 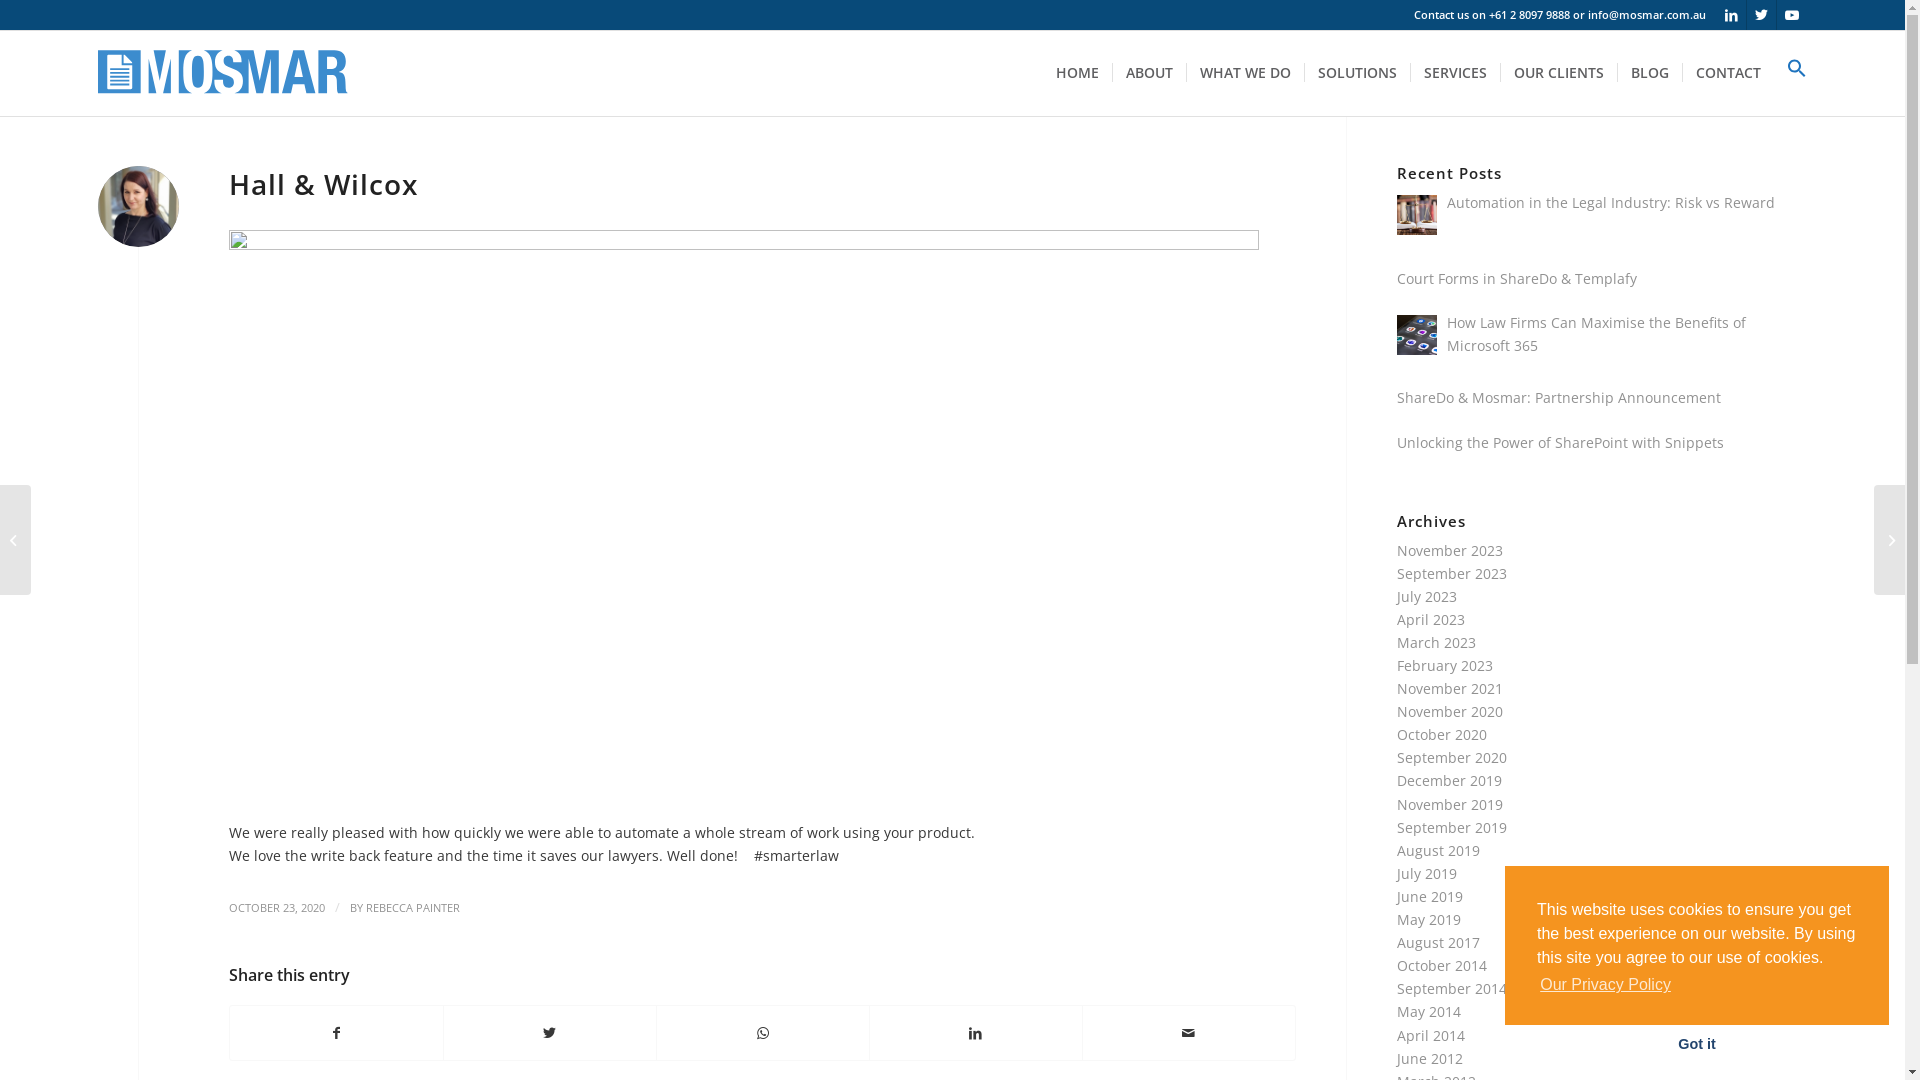 What do you see at coordinates (1611, 202) in the screenshot?
I see `'Automation in the Legal Industry: Risk vs Reward'` at bounding box center [1611, 202].